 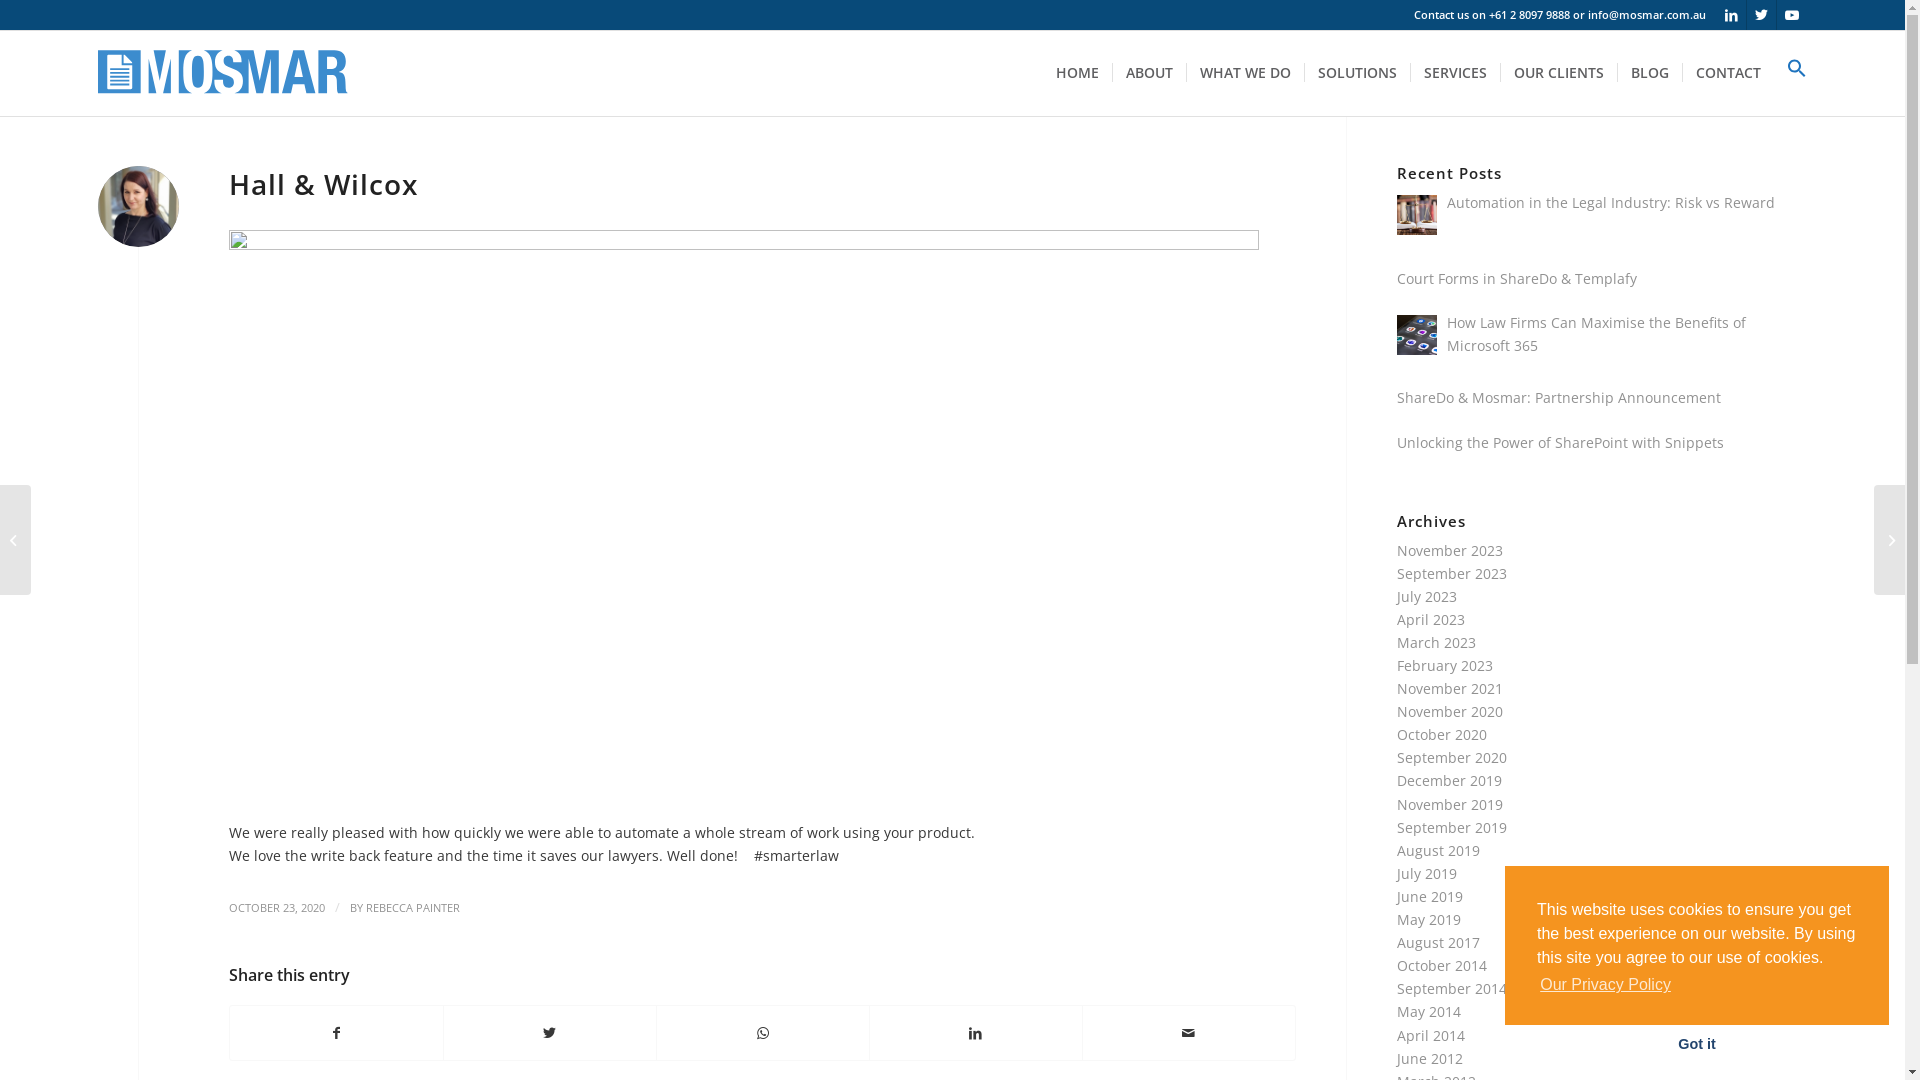 What do you see at coordinates (1611, 202) in the screenshot?
I see `'Automation in the Legal Industry: Risk vs Reward'` at bounding box center [1611, 202].